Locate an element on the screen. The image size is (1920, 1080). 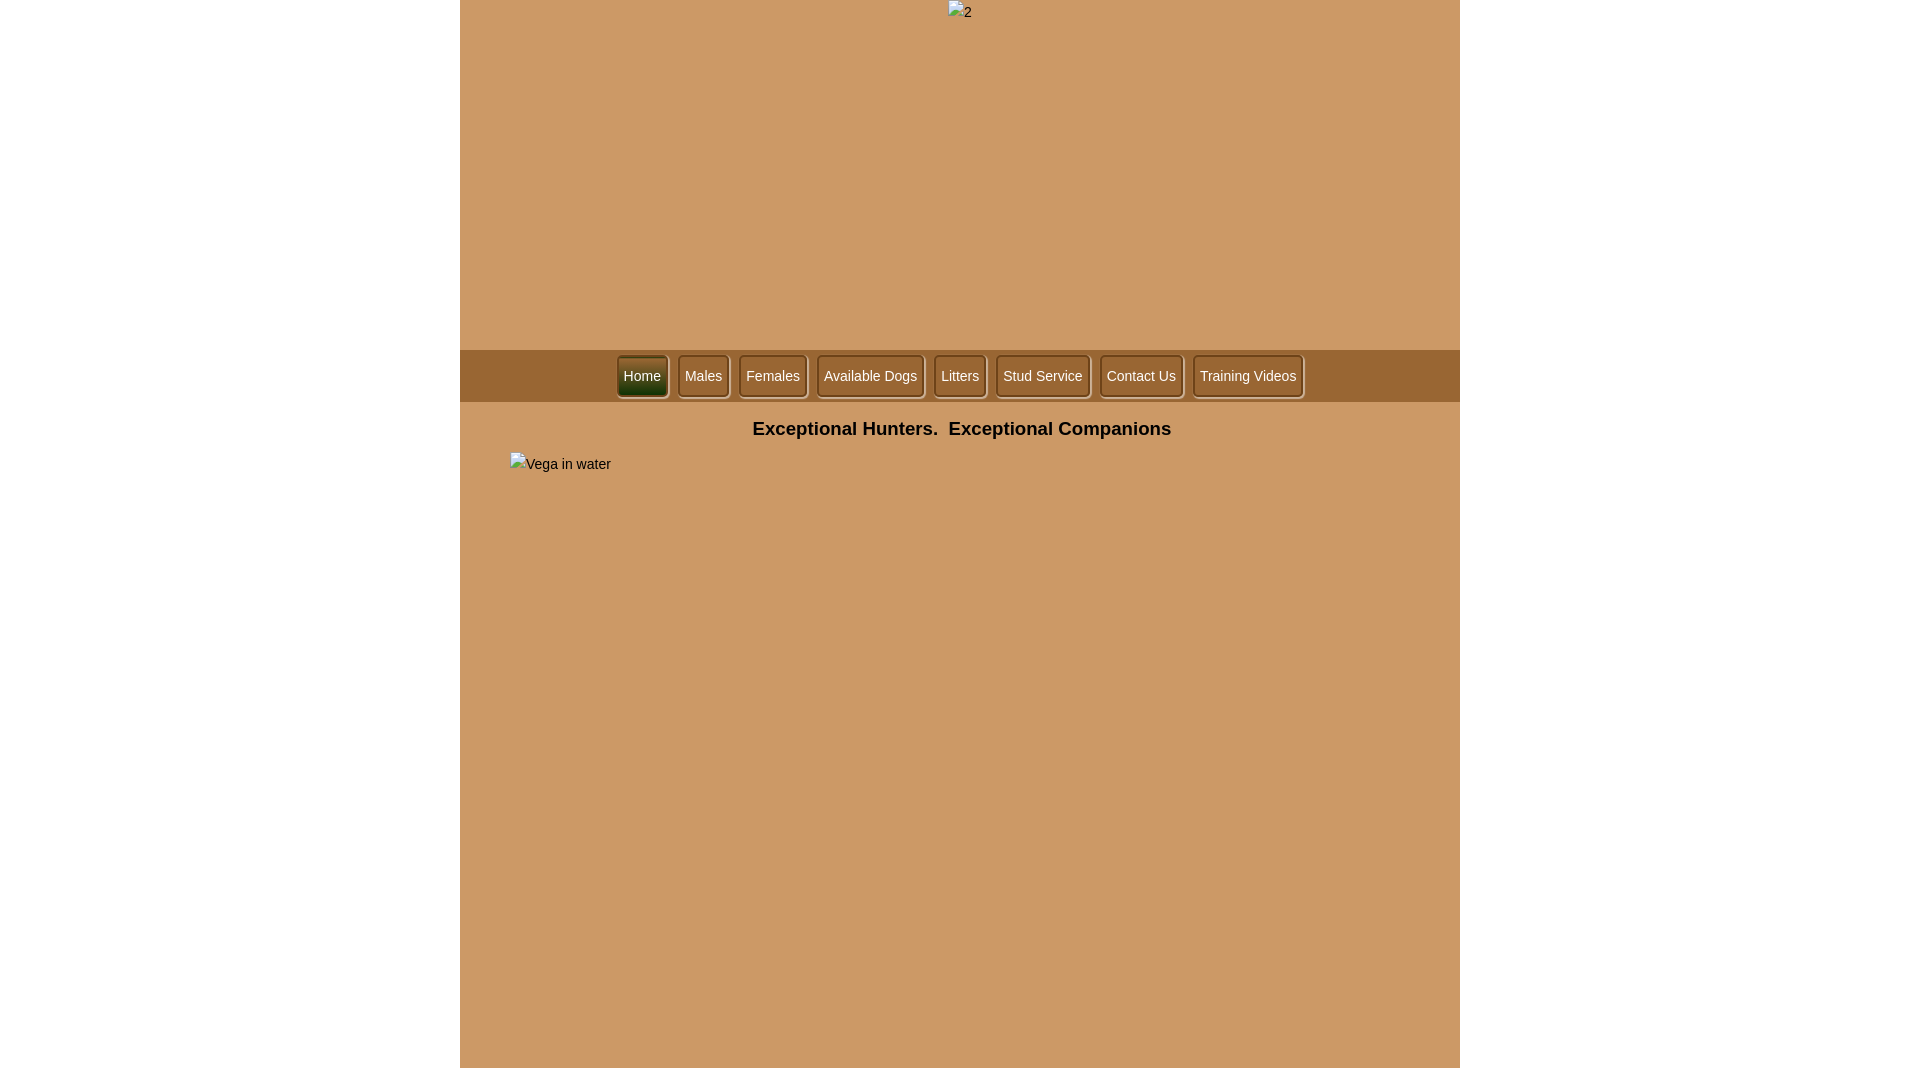
'Contact Us' is located at coordinates (1141, 375).